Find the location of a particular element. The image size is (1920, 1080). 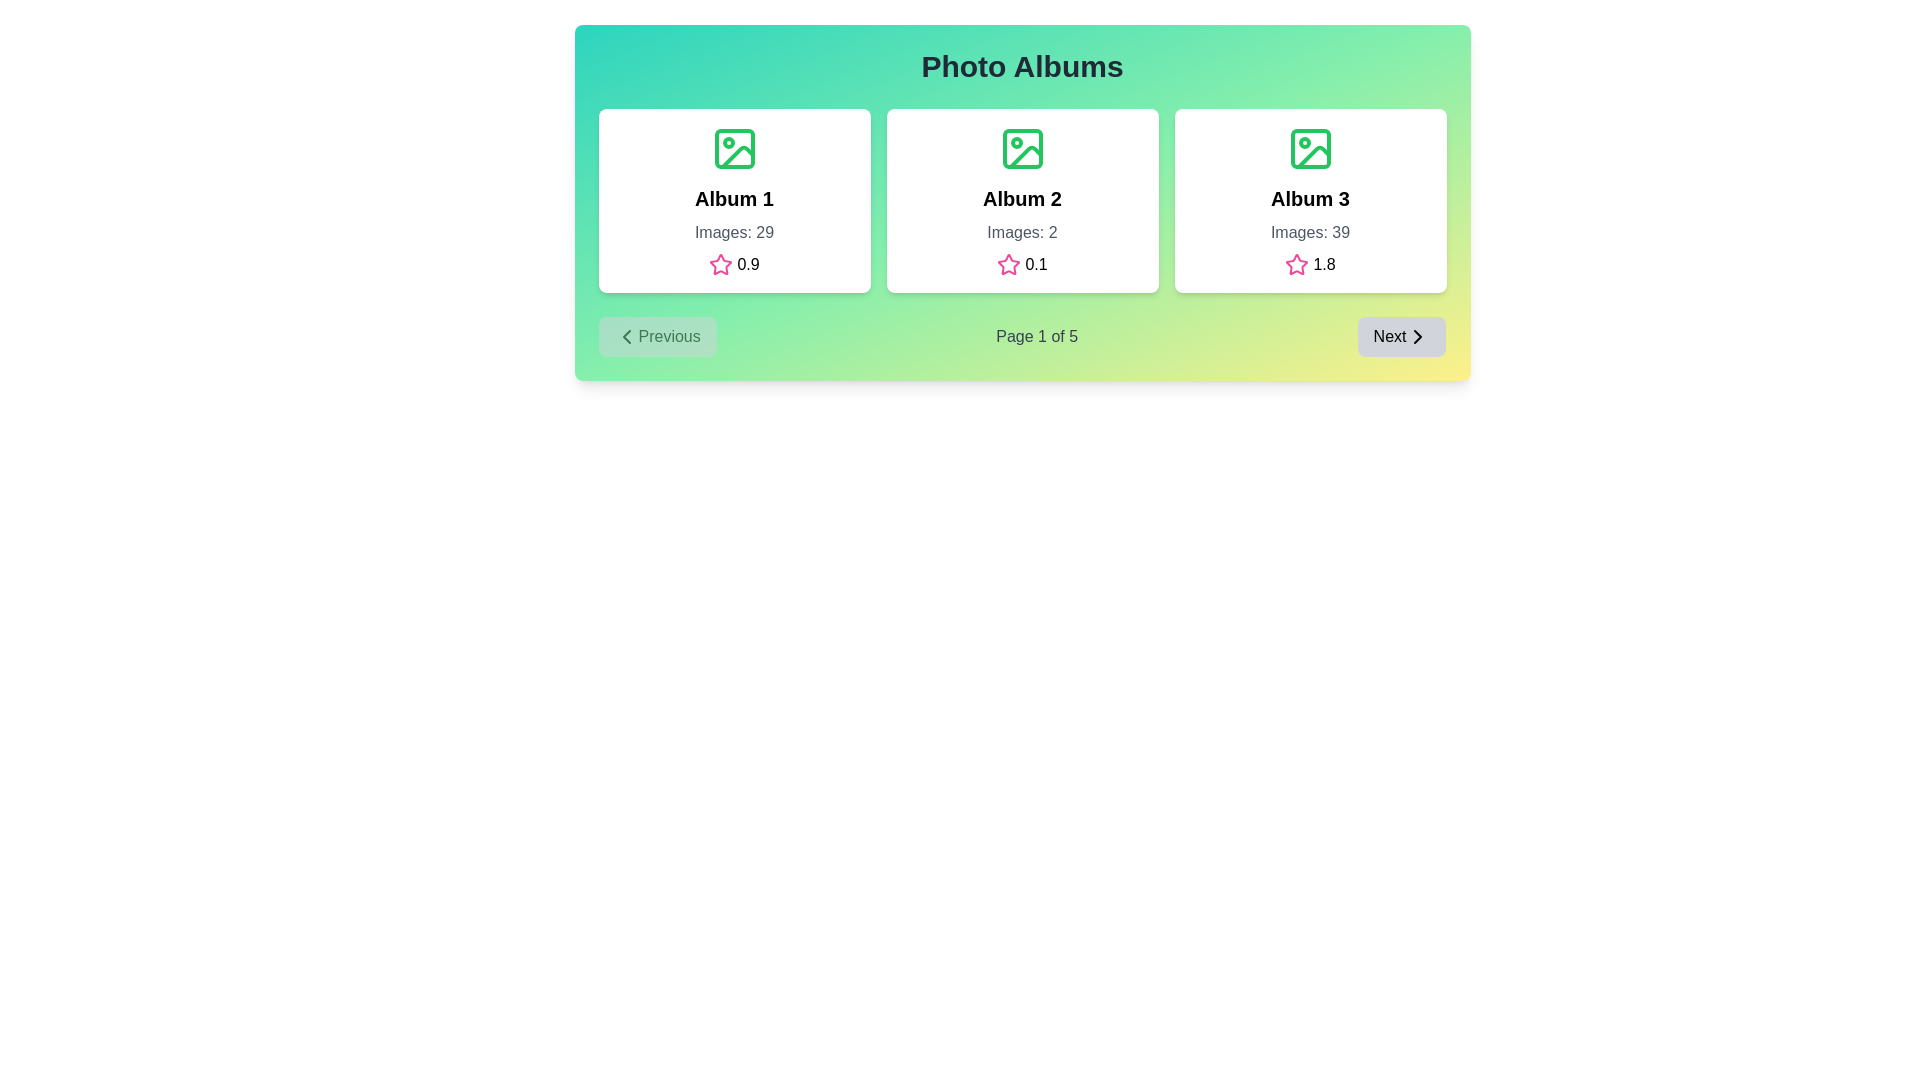

the green rectangular SVG shape within the first card of the photo albums grid, located above the text 'Album 1' is located at coordinates (733, 148).